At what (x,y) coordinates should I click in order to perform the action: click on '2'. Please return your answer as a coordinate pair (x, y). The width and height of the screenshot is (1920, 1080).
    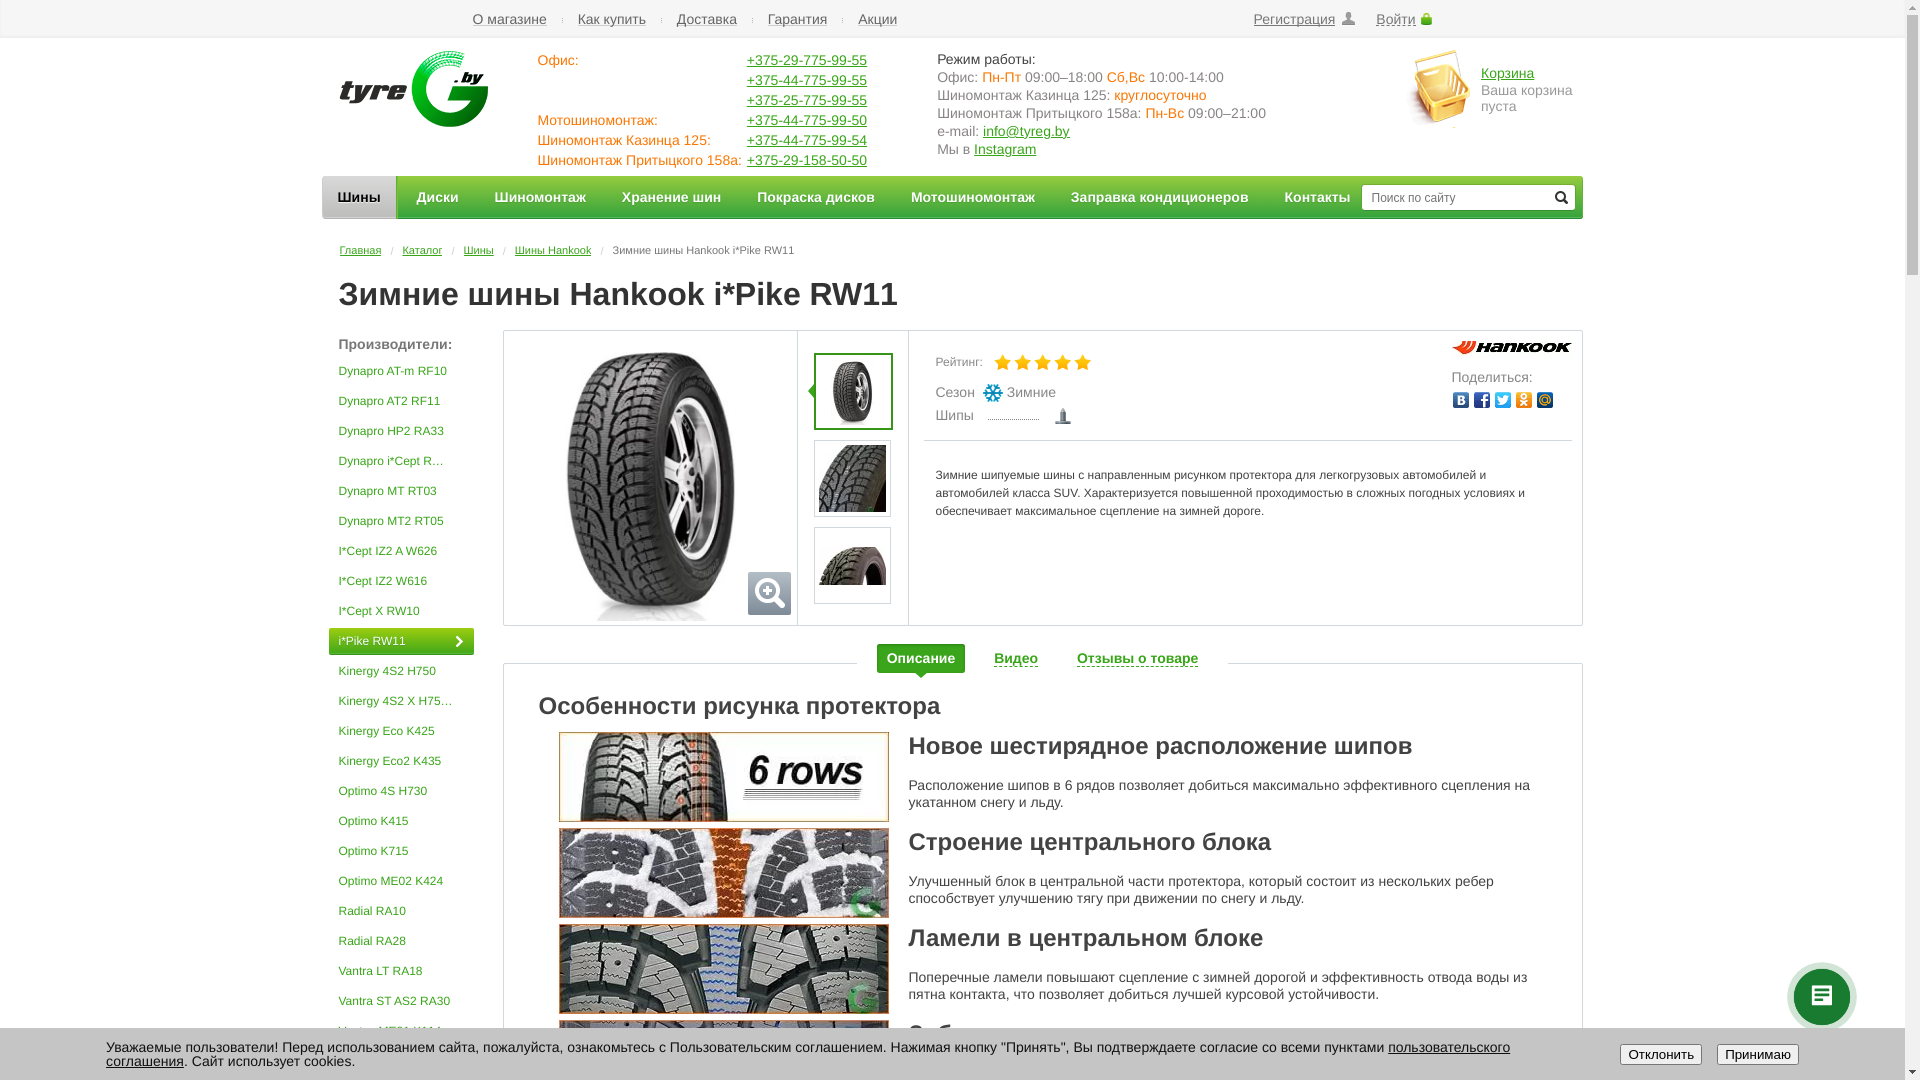
    Looking at the image, I should click on (1012, 362).